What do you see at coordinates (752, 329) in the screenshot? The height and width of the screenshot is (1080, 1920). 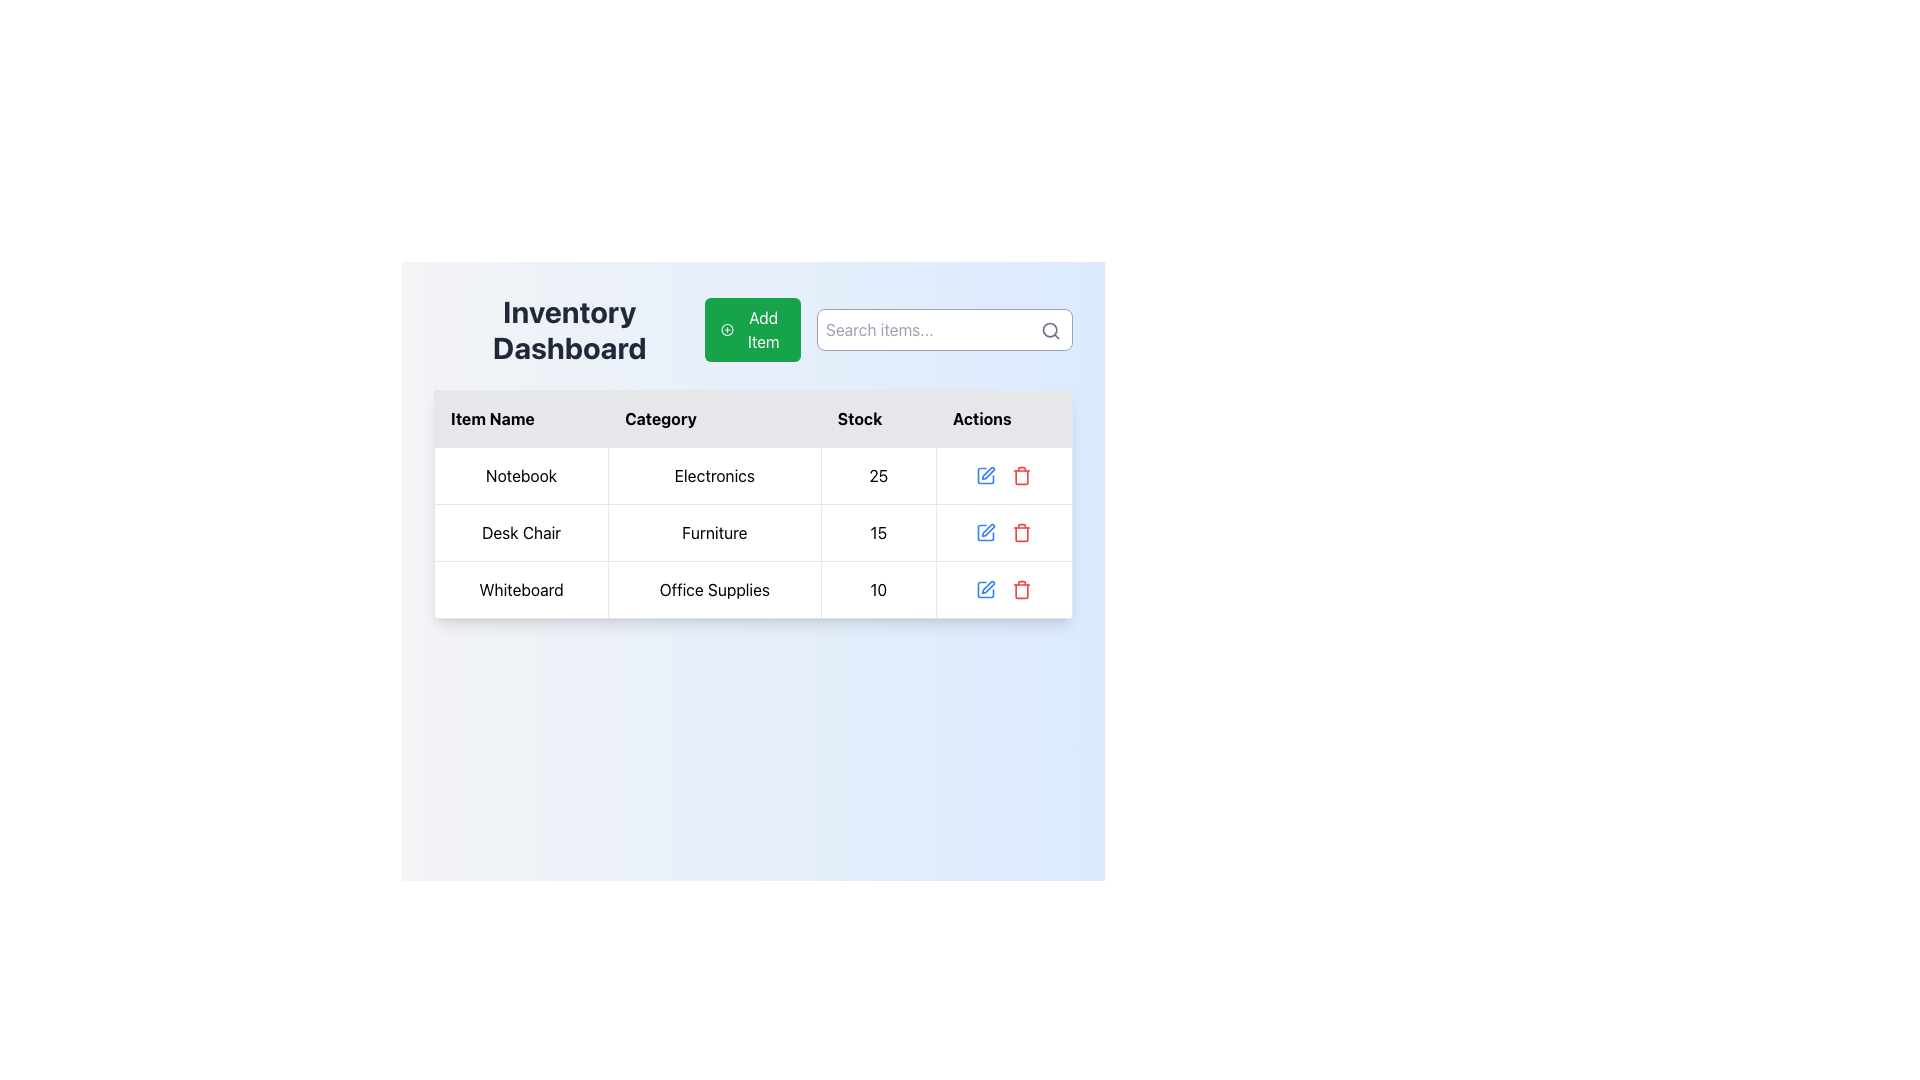 I see `the 'Add Item' button, which is a green rectangular button with rounded edges and white text, located in the upper-right section of the dashboard adjacent to the search bar` at bounding box center [752, 329].